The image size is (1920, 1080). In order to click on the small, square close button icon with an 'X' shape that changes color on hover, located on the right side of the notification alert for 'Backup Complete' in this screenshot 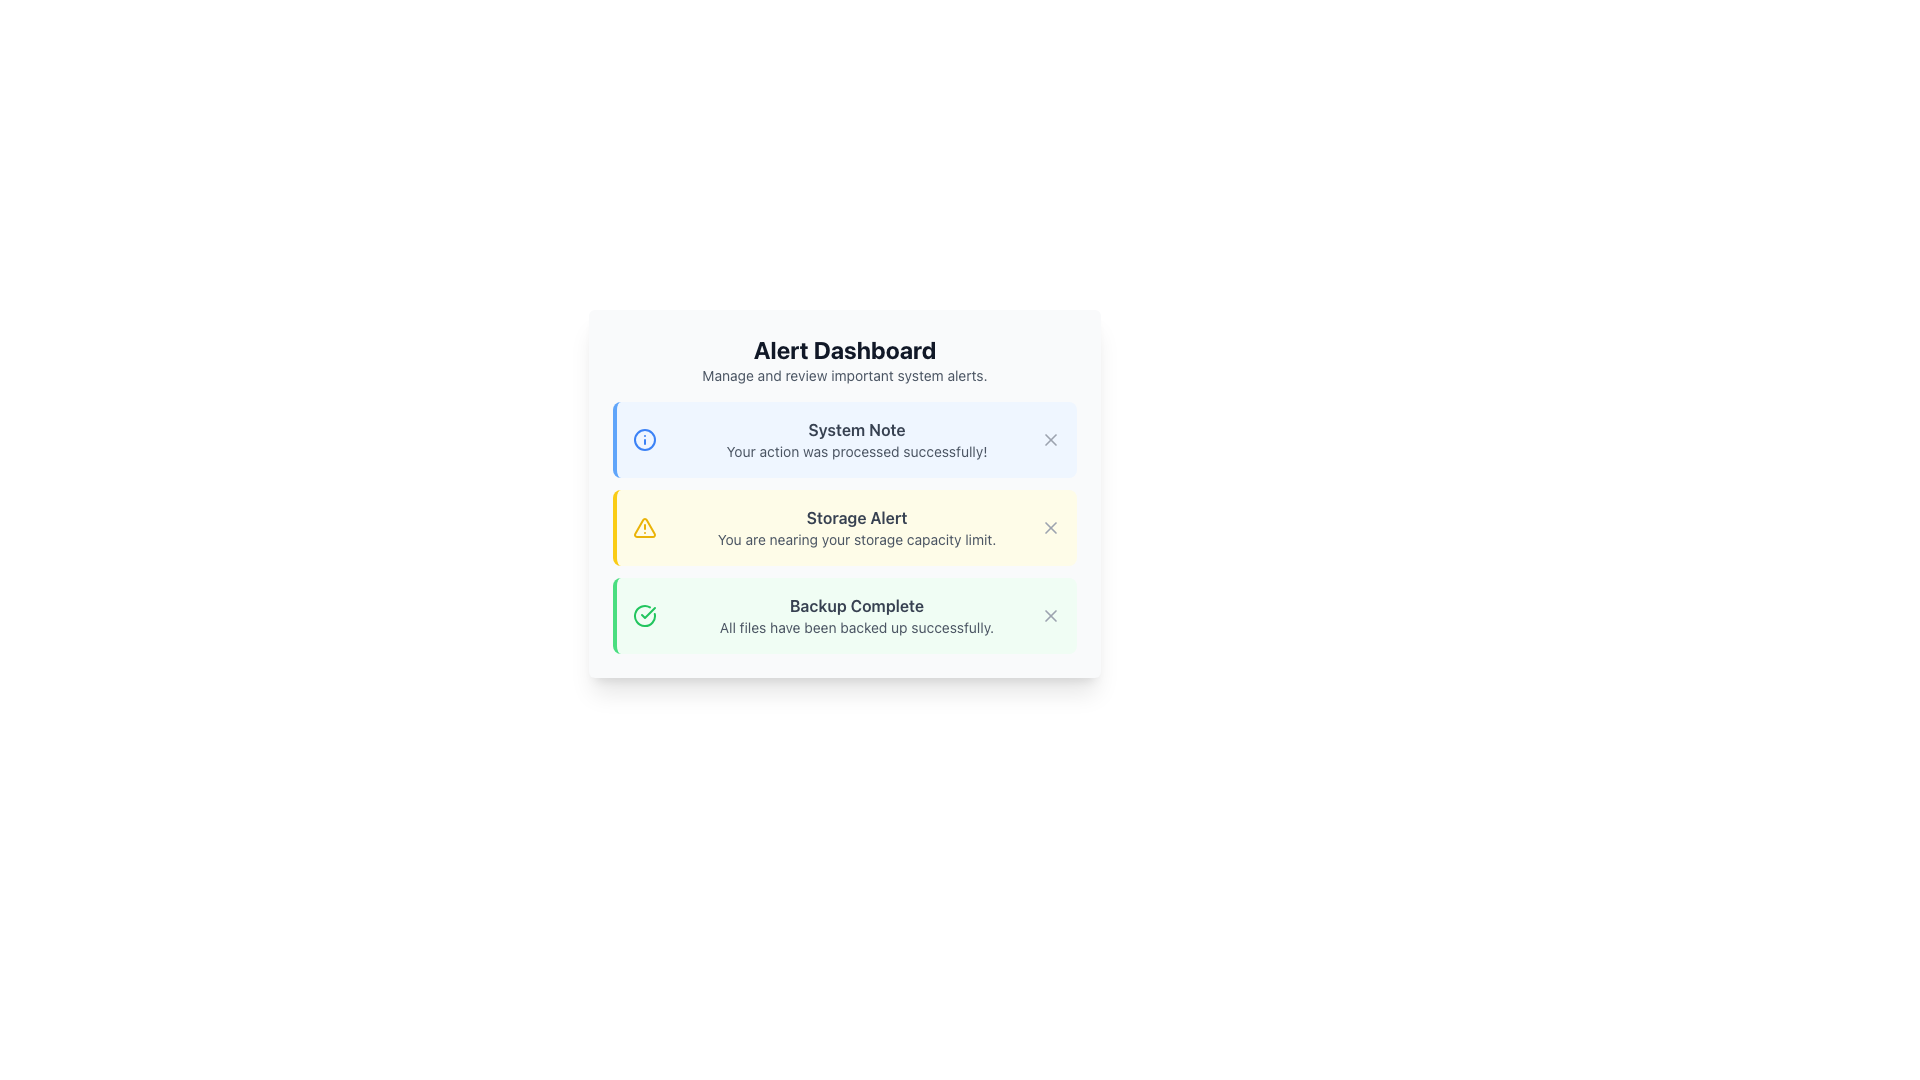, I will do `click(1050, 615)`.